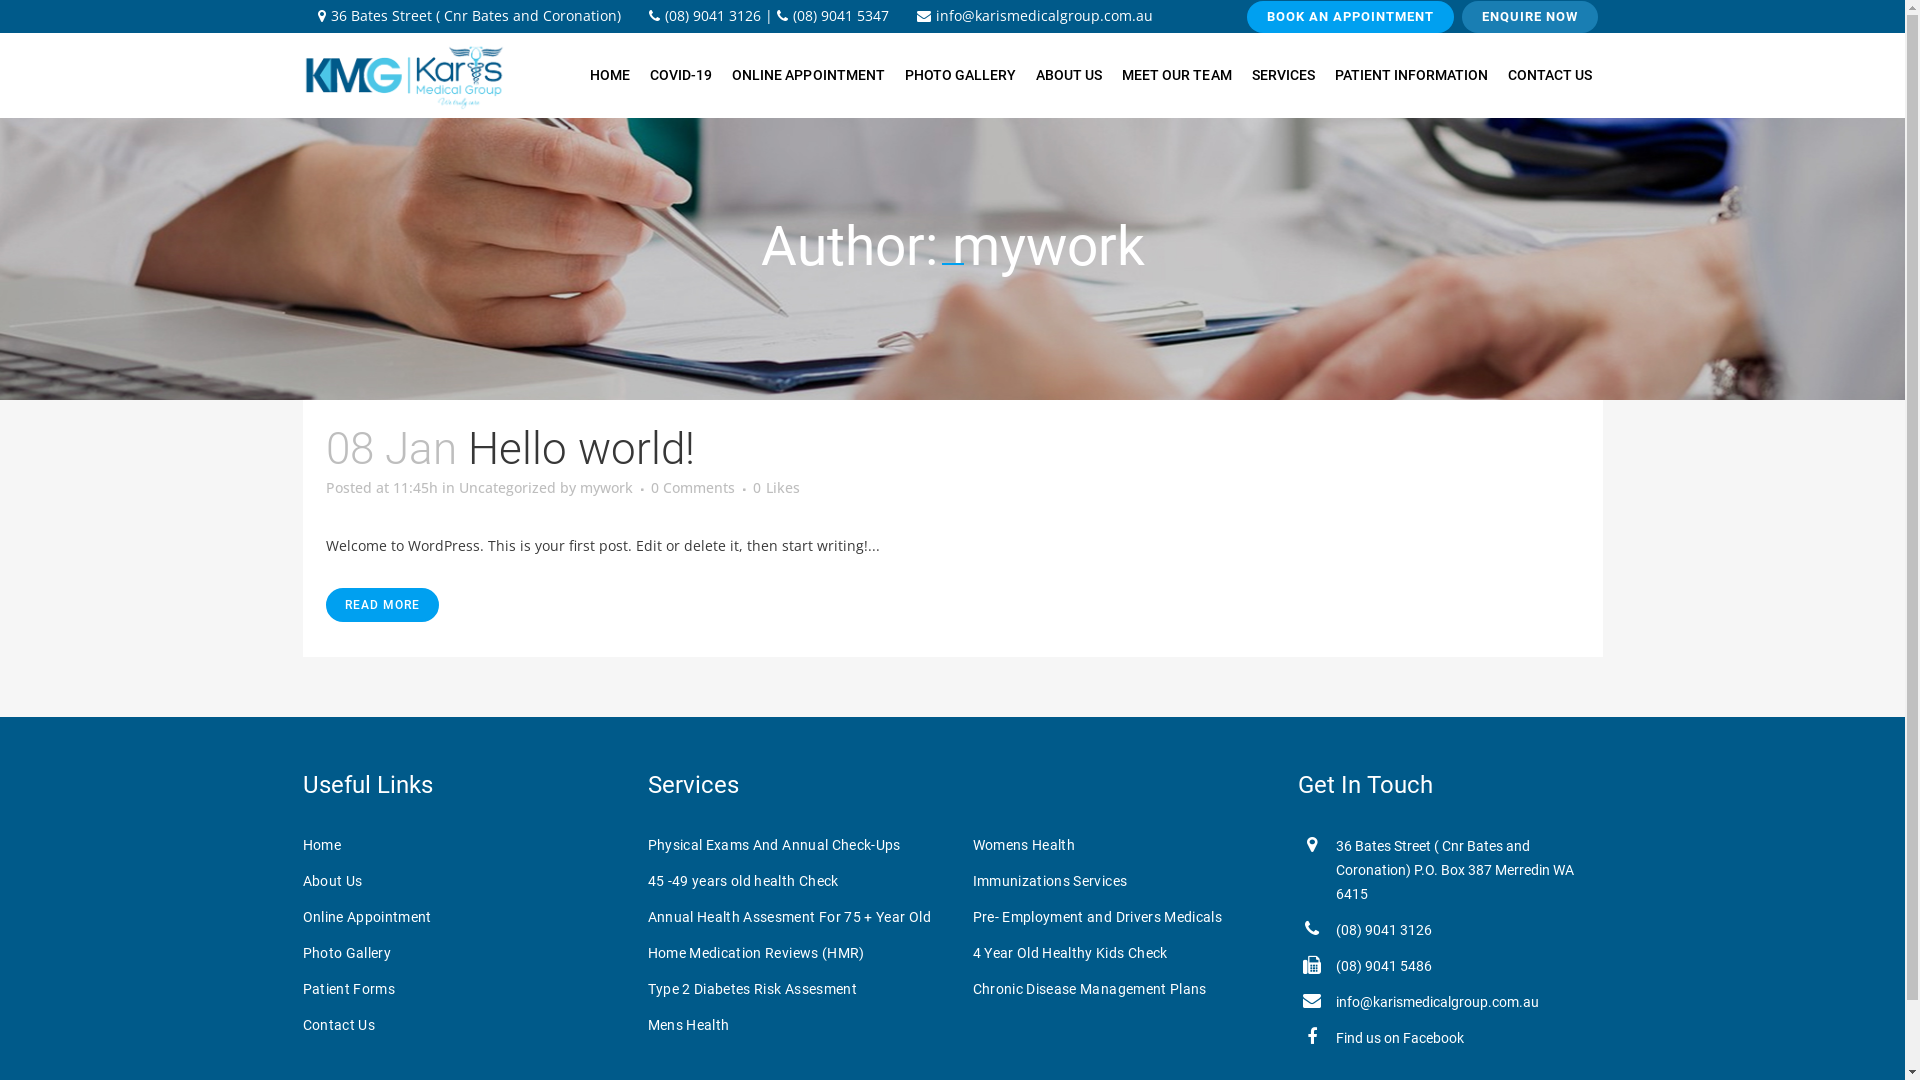 Image resolution: width=1920 pixels, height=1080 pixels. What do you see at coordinates (831, 15) in the screenshot?
I see `'(08) 9041 5347'` at bounding box center [831, 15].